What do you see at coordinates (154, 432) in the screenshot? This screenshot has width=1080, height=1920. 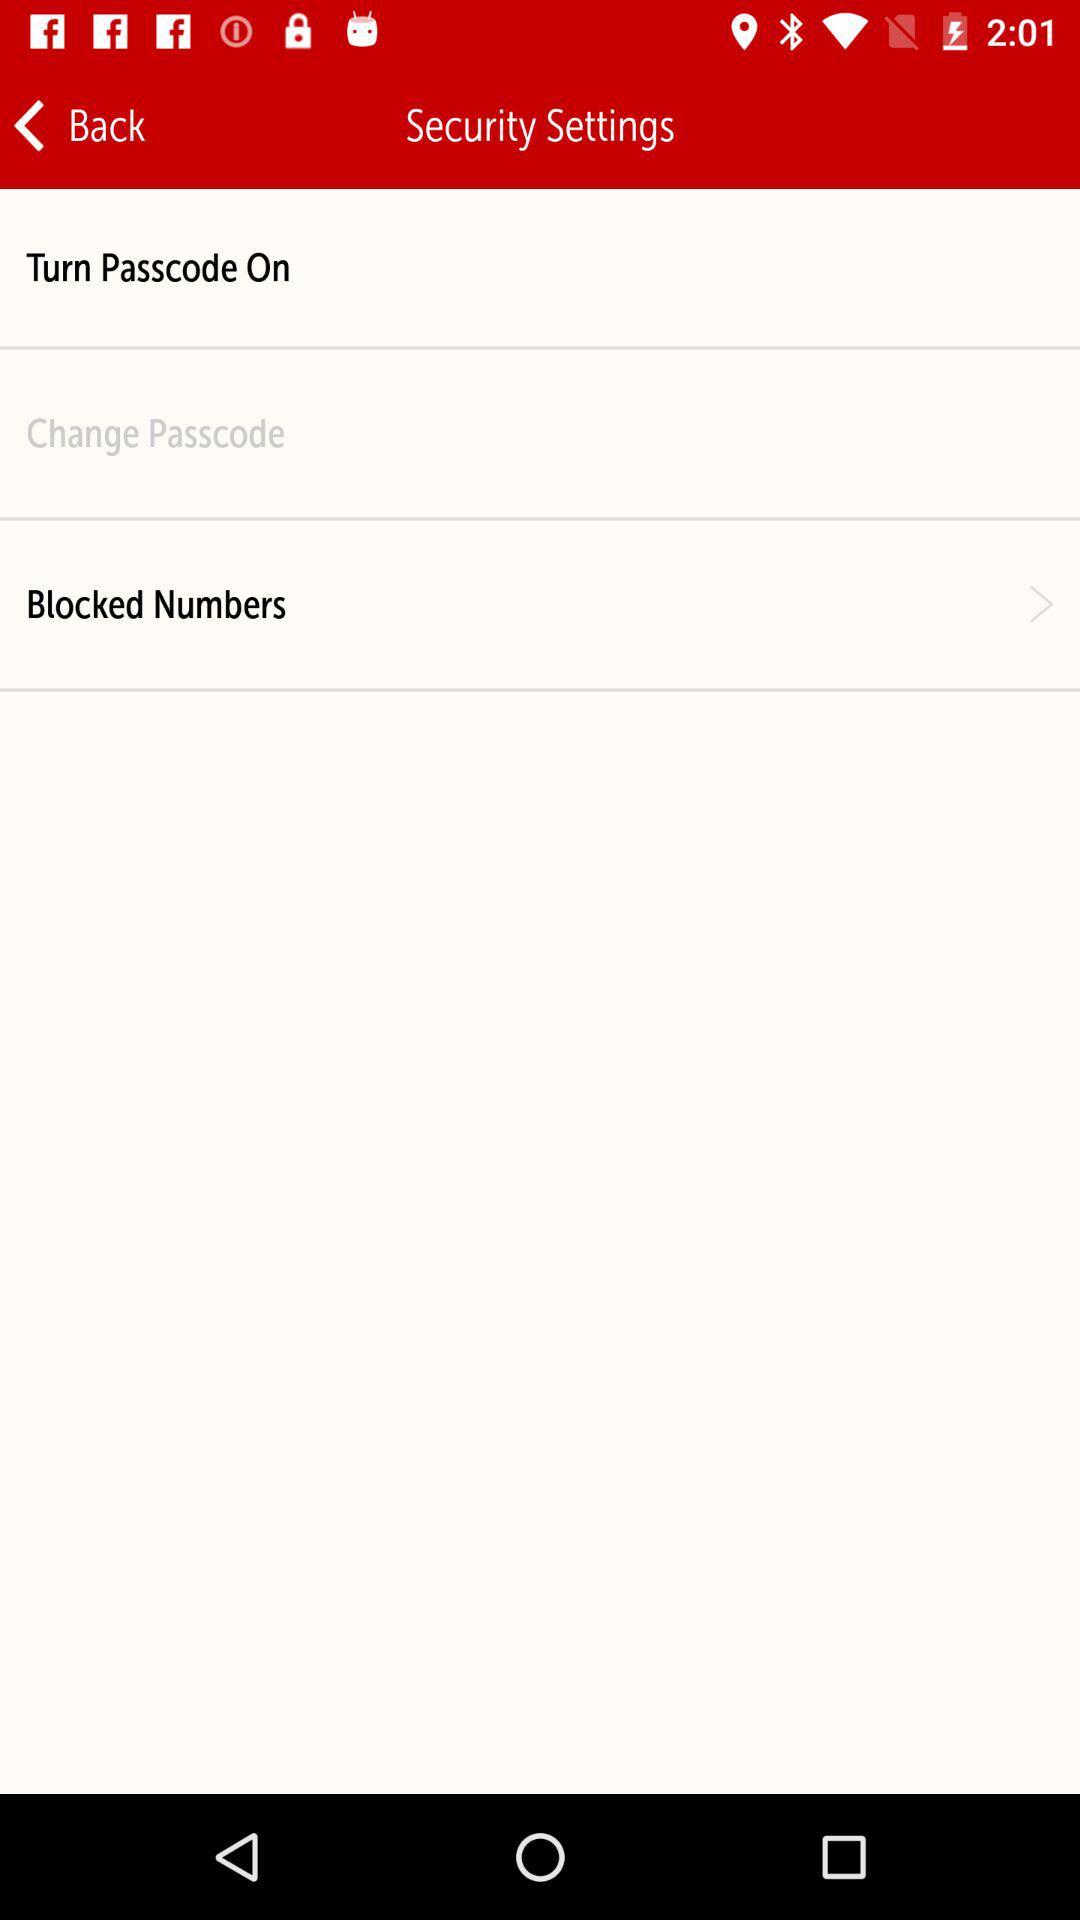 I see `the change passcode` at bounding box center [154, 432].